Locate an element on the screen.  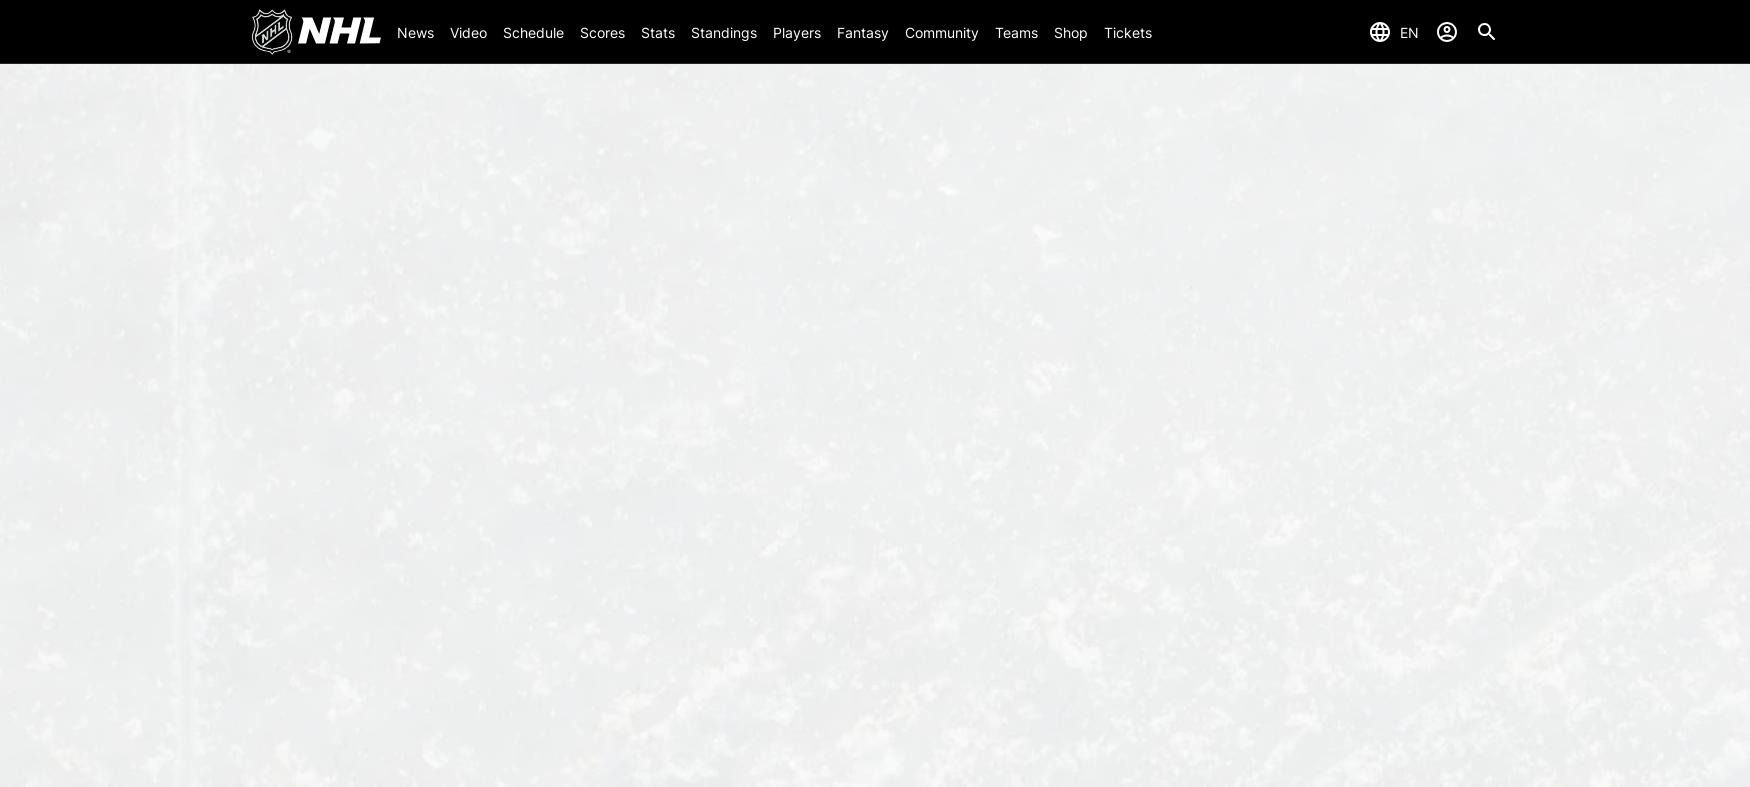
'Schedule' is located at coordinates (501, 30).